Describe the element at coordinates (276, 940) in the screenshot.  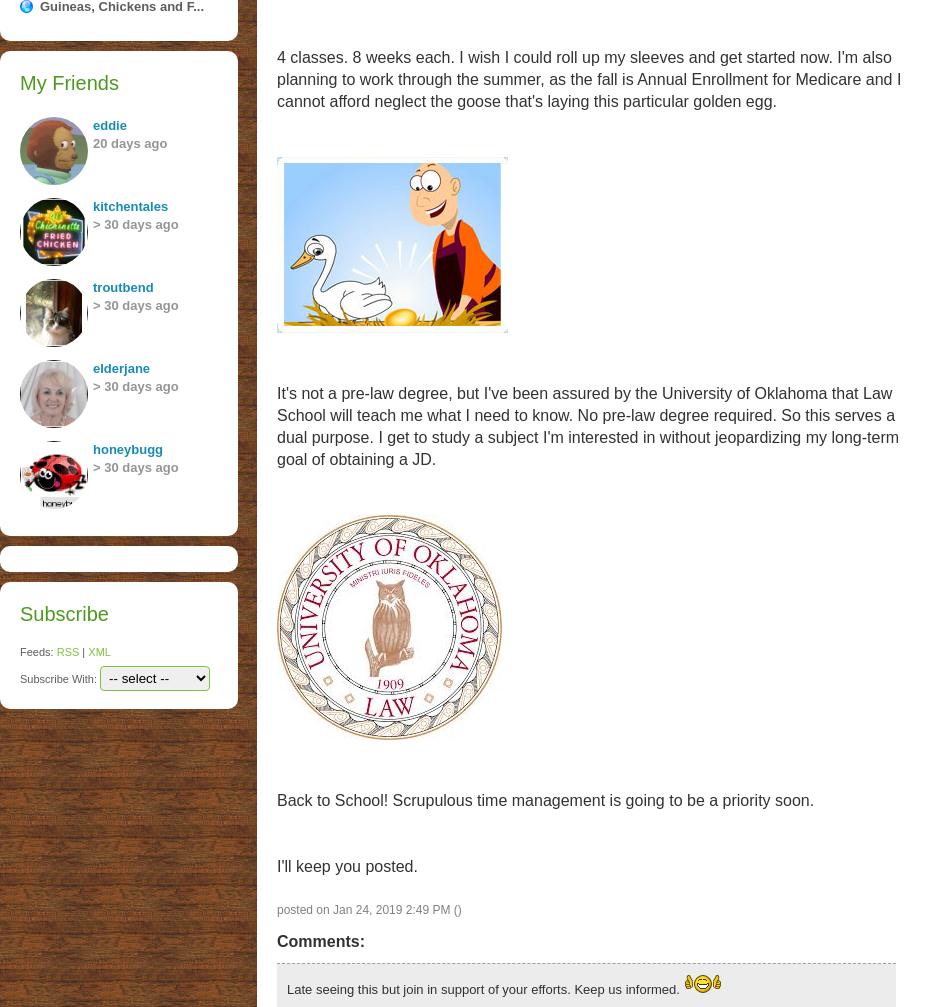
I see `'Comments:'` at that location.